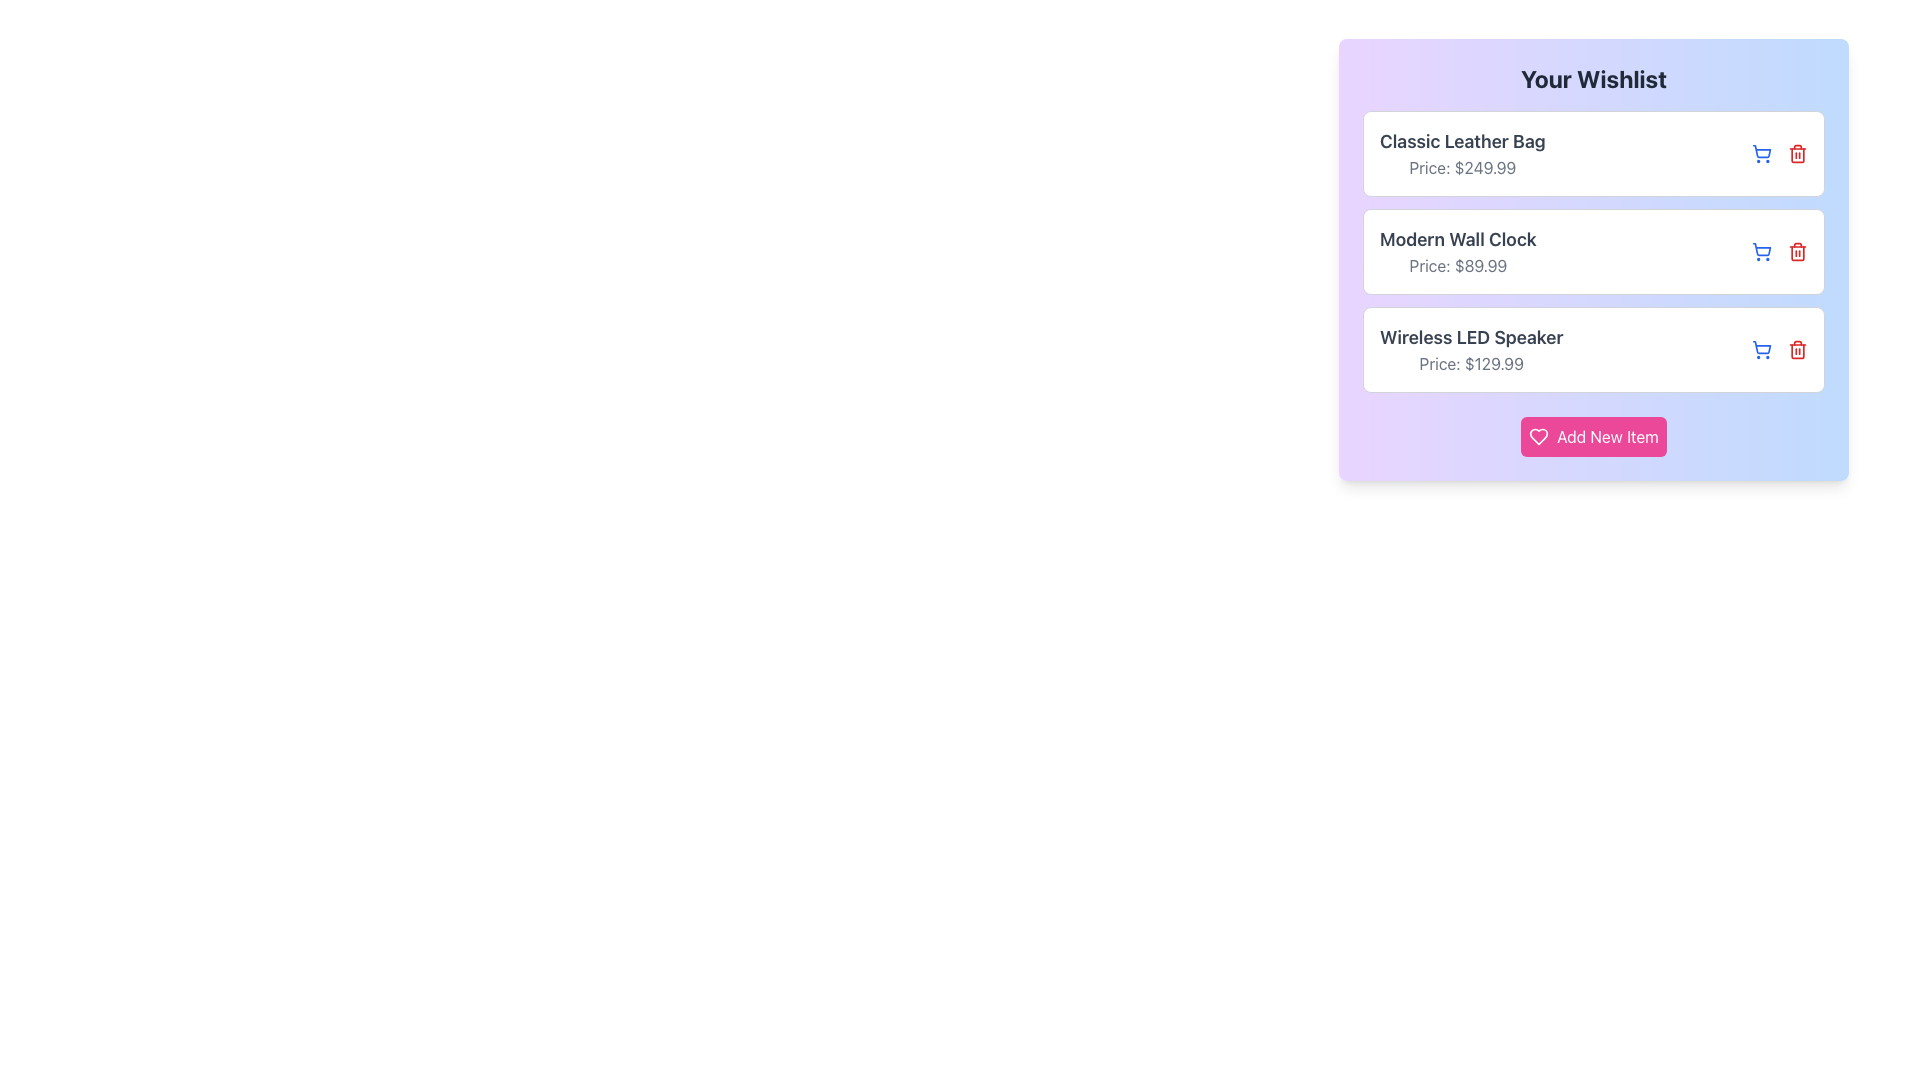 The width and height of the screenshot is (1920, 1080). What do you see at coordinates (1458, 265) in the screenshot?
I see `price displayed in the text label located directly below the title 'Modern Wall Clock' in the second card of the wishlist interface` at bounding box center [1458, 265].